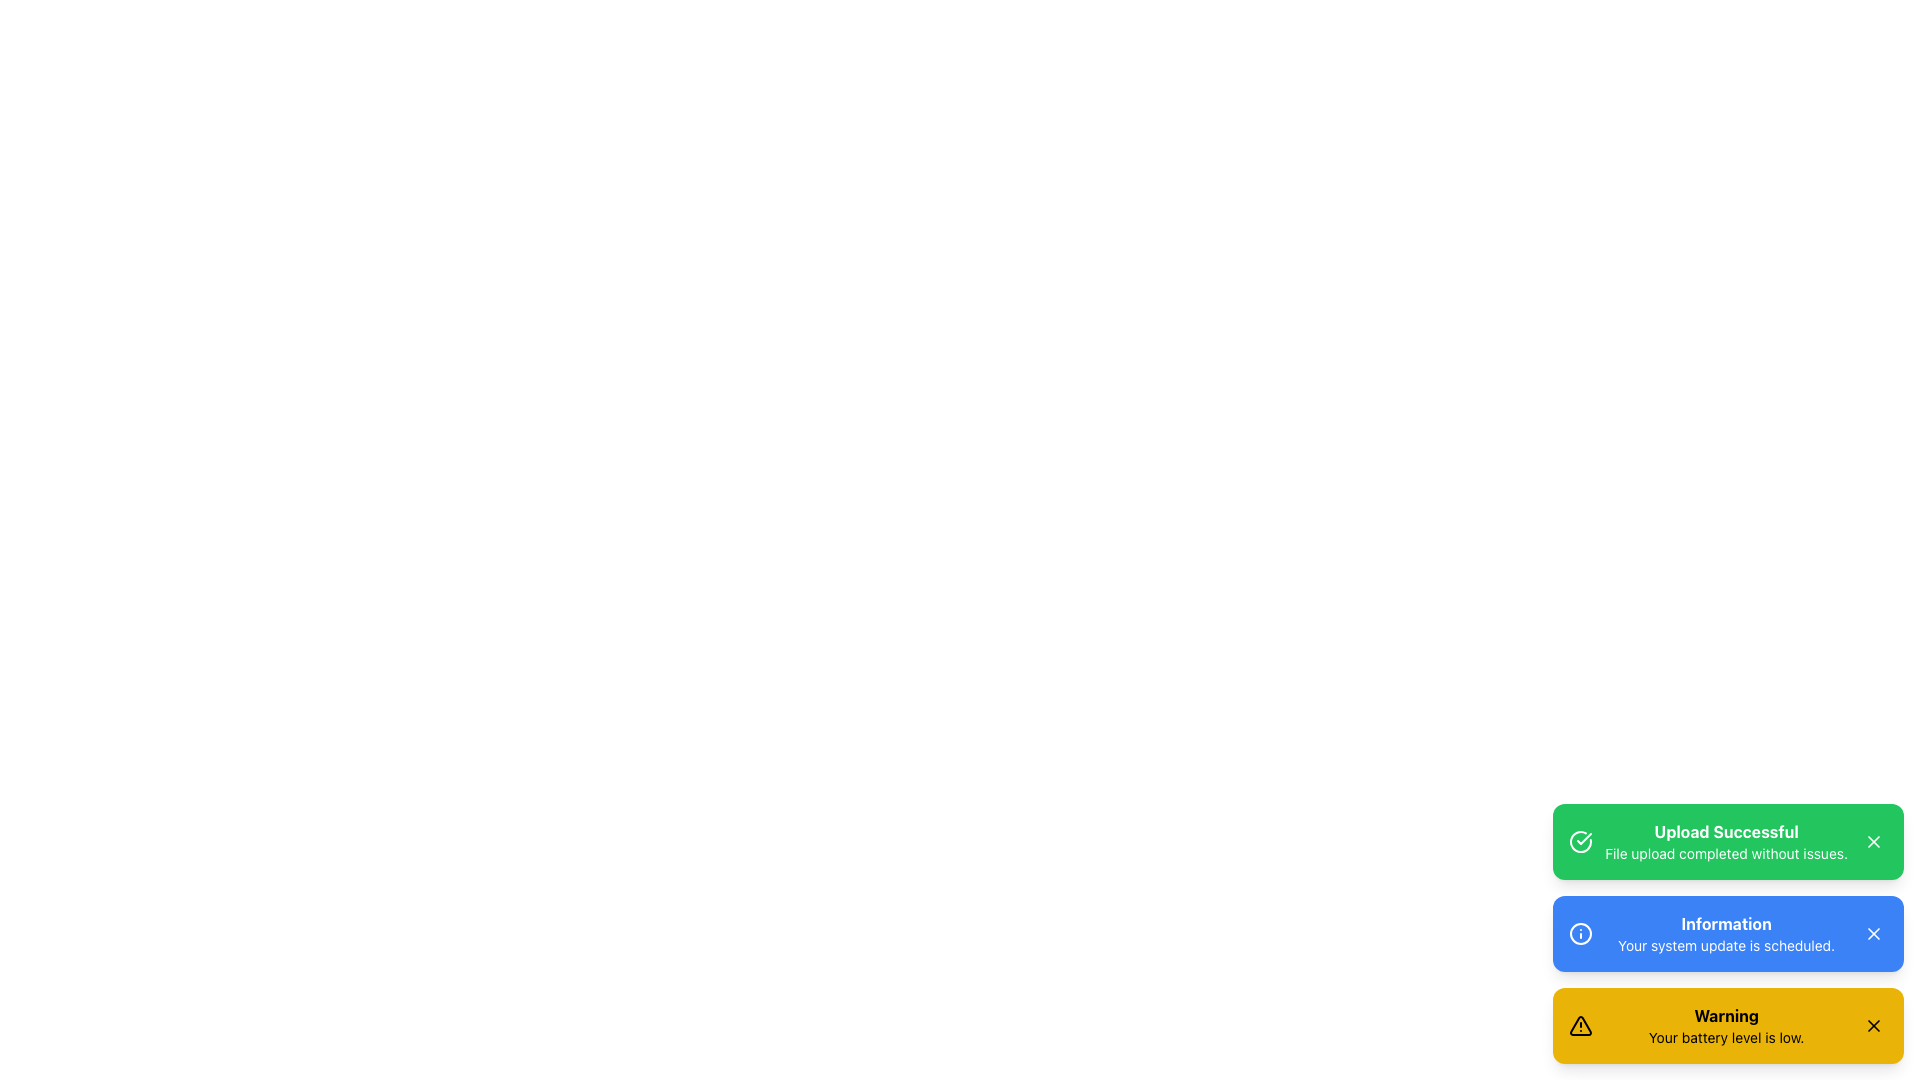  What do you see at coordinates (1725, 853) in the screenshot?
I see `the text stating 'File upload completed without issues.' which is displayed in a smaller font size on a green background below the primary heading 'Upload Successful'` at bounding box center [1725, 853].